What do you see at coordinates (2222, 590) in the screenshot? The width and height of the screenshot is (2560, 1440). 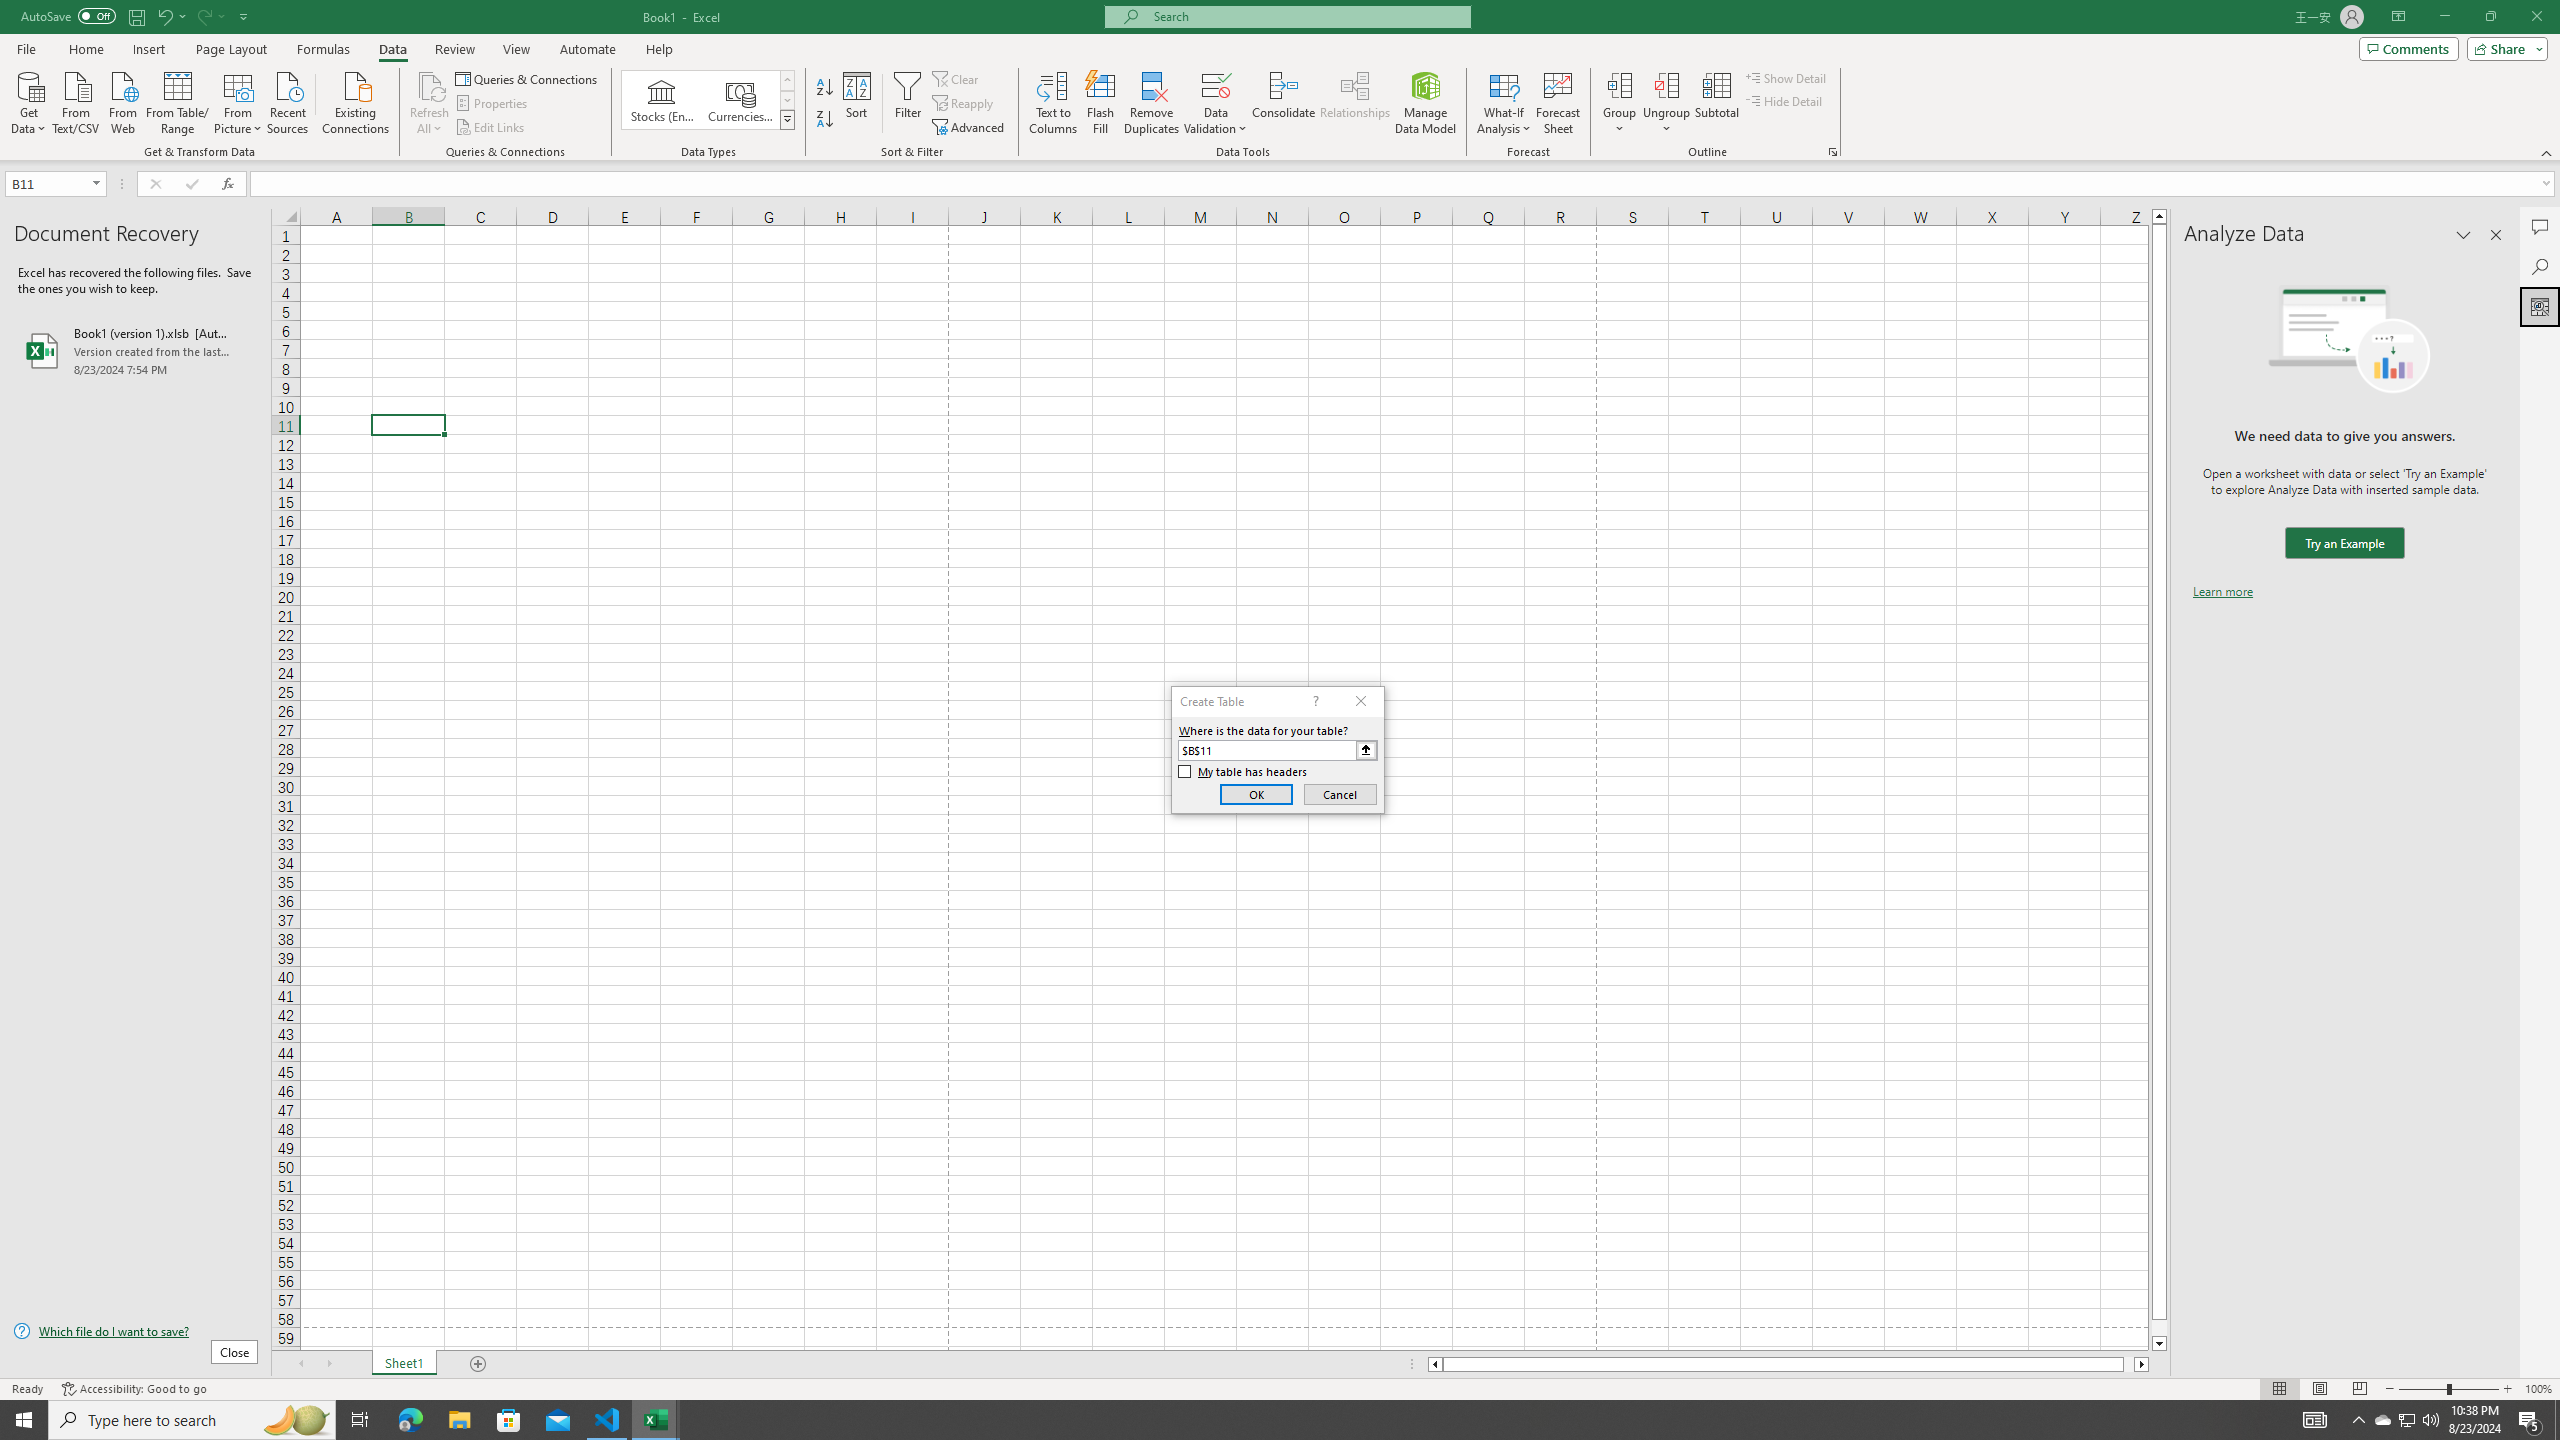 I see `'Learn more'` at bounding box center [2222, 590].